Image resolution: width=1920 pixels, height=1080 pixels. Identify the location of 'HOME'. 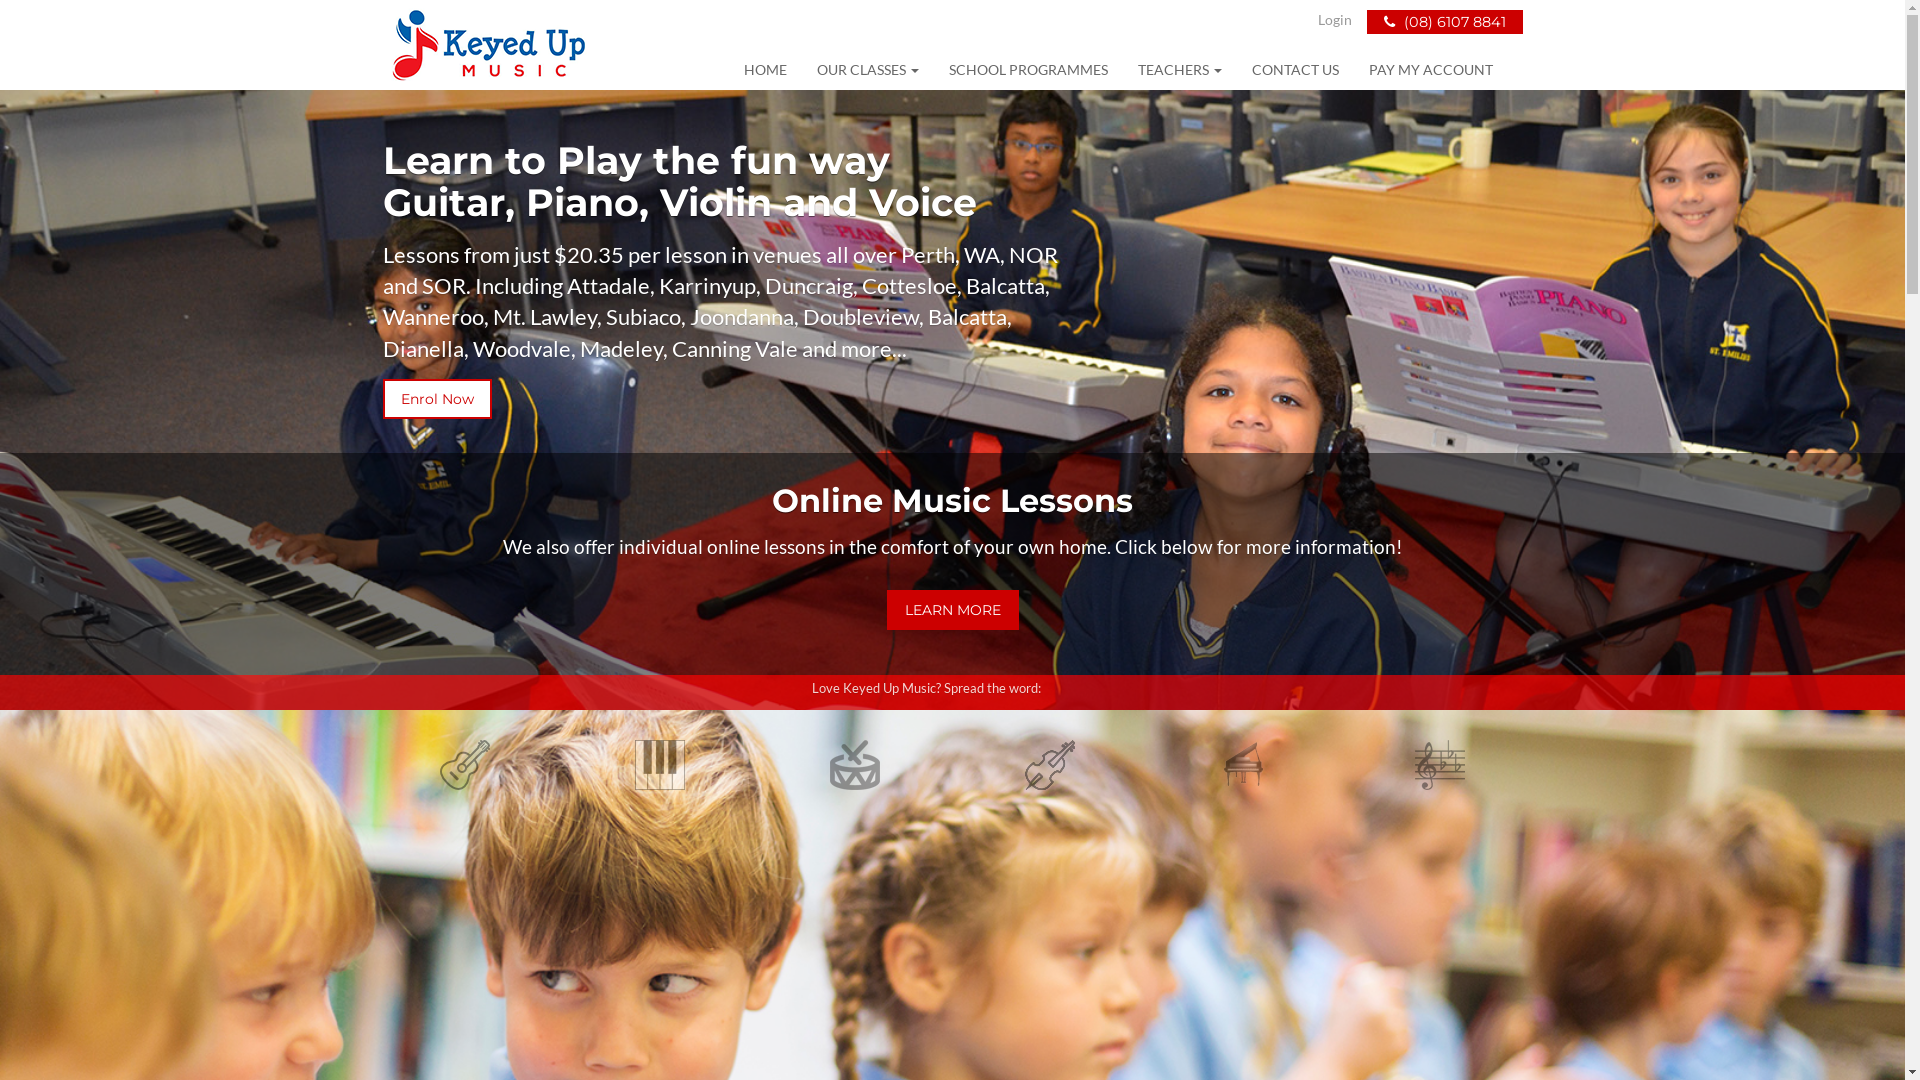
(763, 68).